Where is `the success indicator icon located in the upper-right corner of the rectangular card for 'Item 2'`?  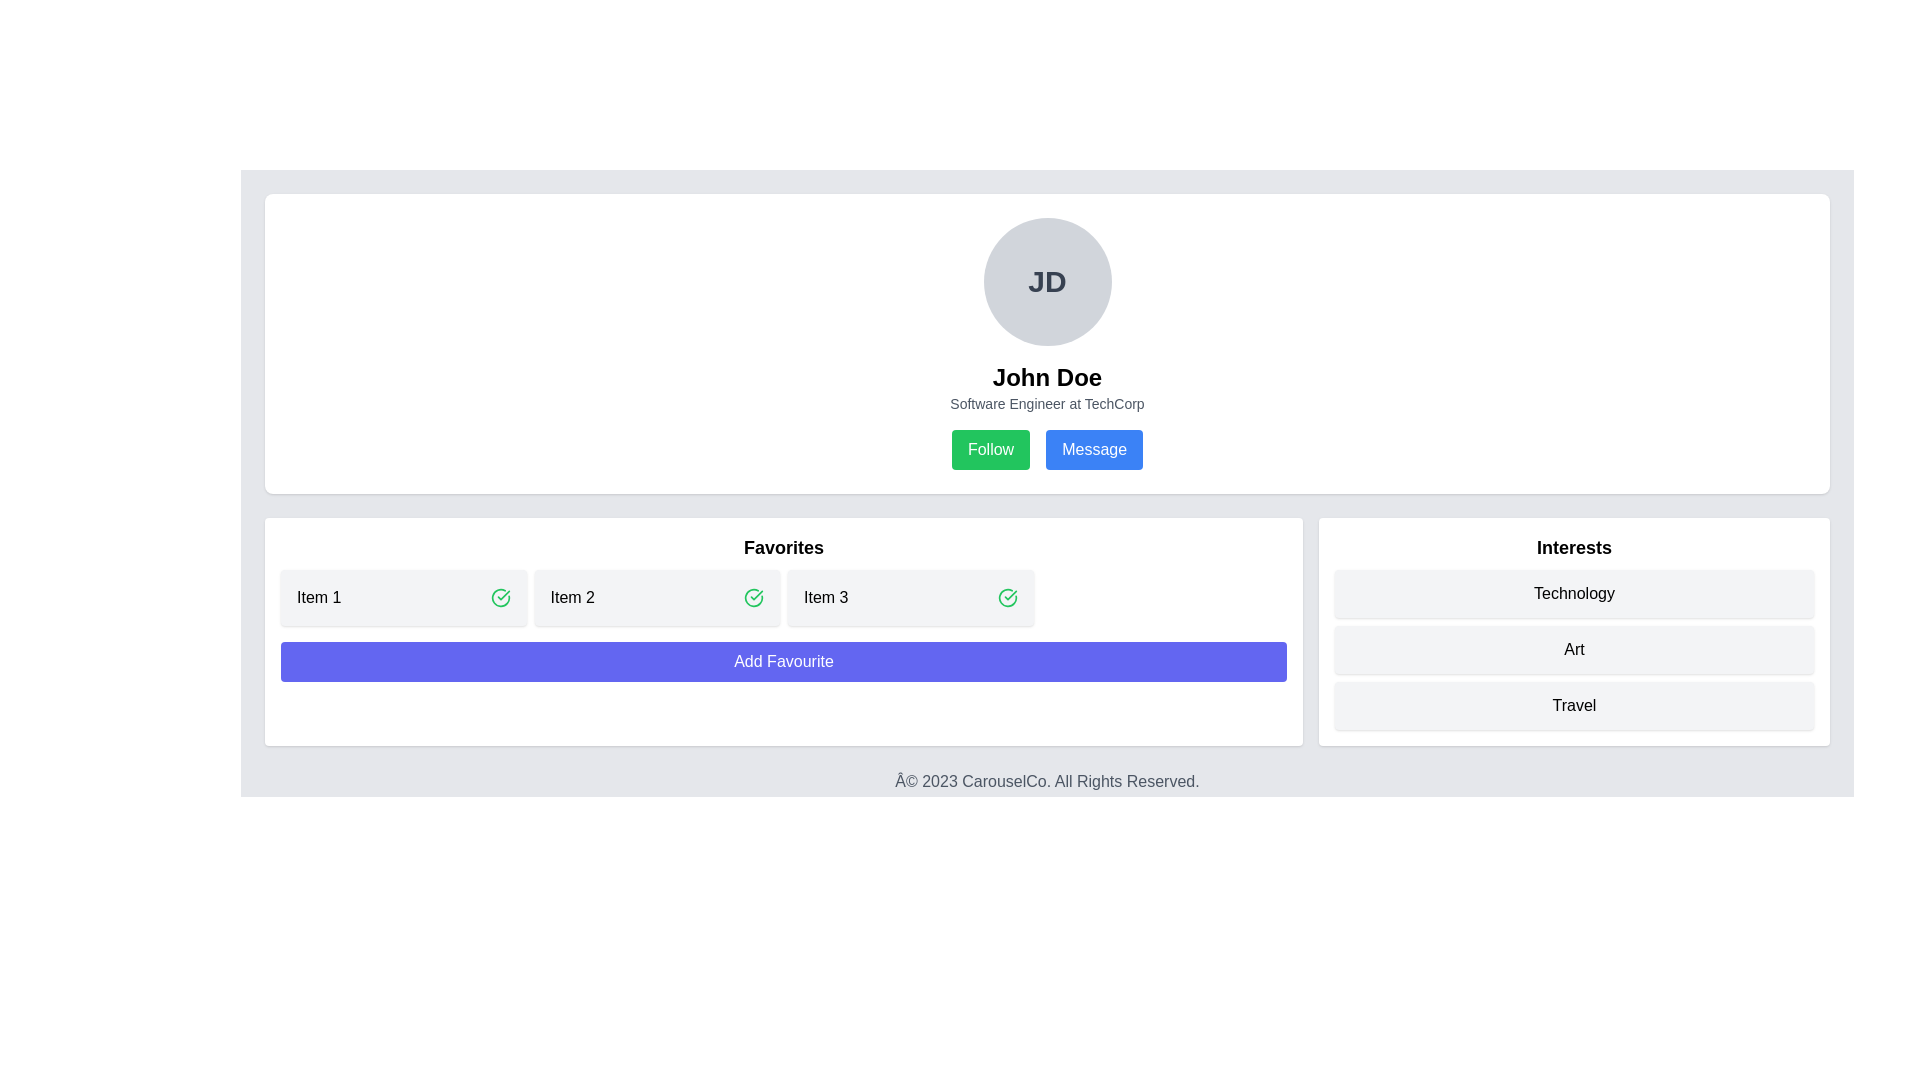 the success indicator icon located in the upper-right corner of the rectangular card for 'Item 2' is located at coordinates (752, 596).